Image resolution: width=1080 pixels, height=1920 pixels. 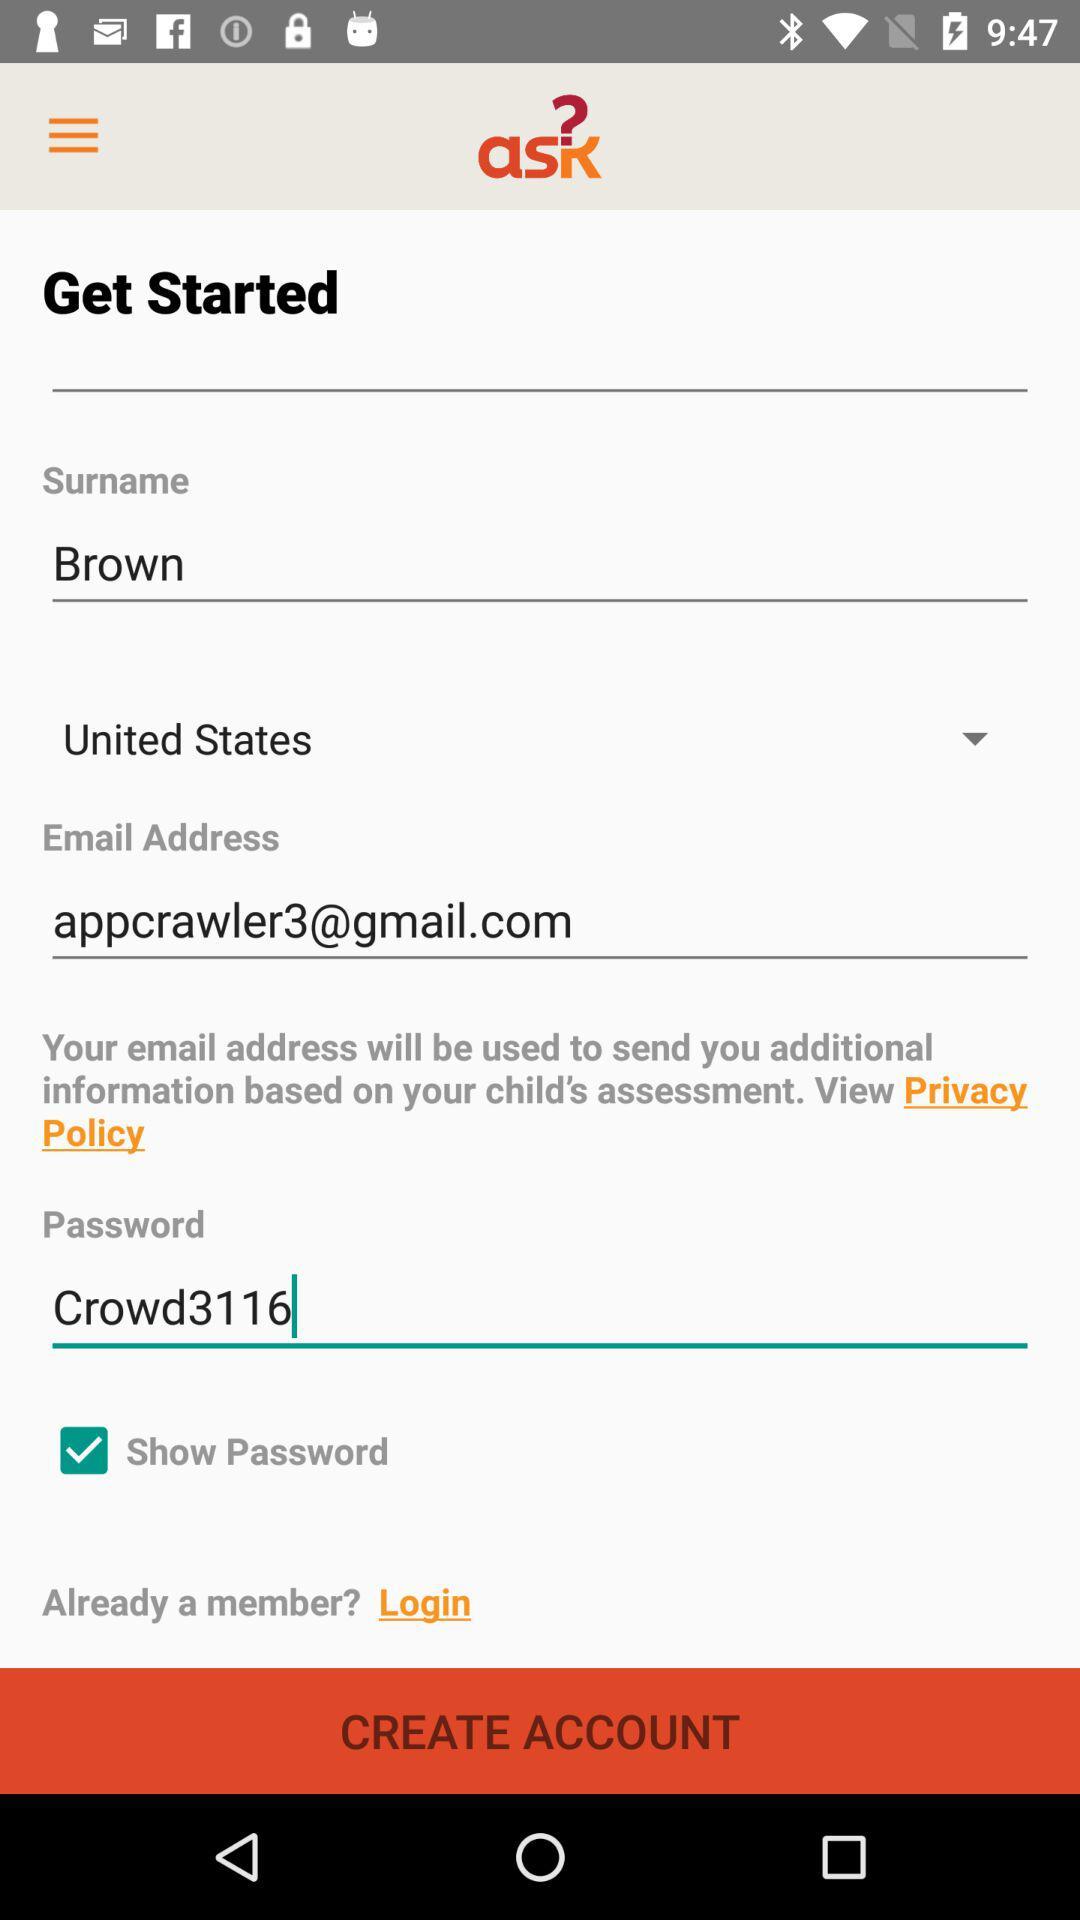 I want to click on the icon below the crowd3116, so click(x=215, y=1450).